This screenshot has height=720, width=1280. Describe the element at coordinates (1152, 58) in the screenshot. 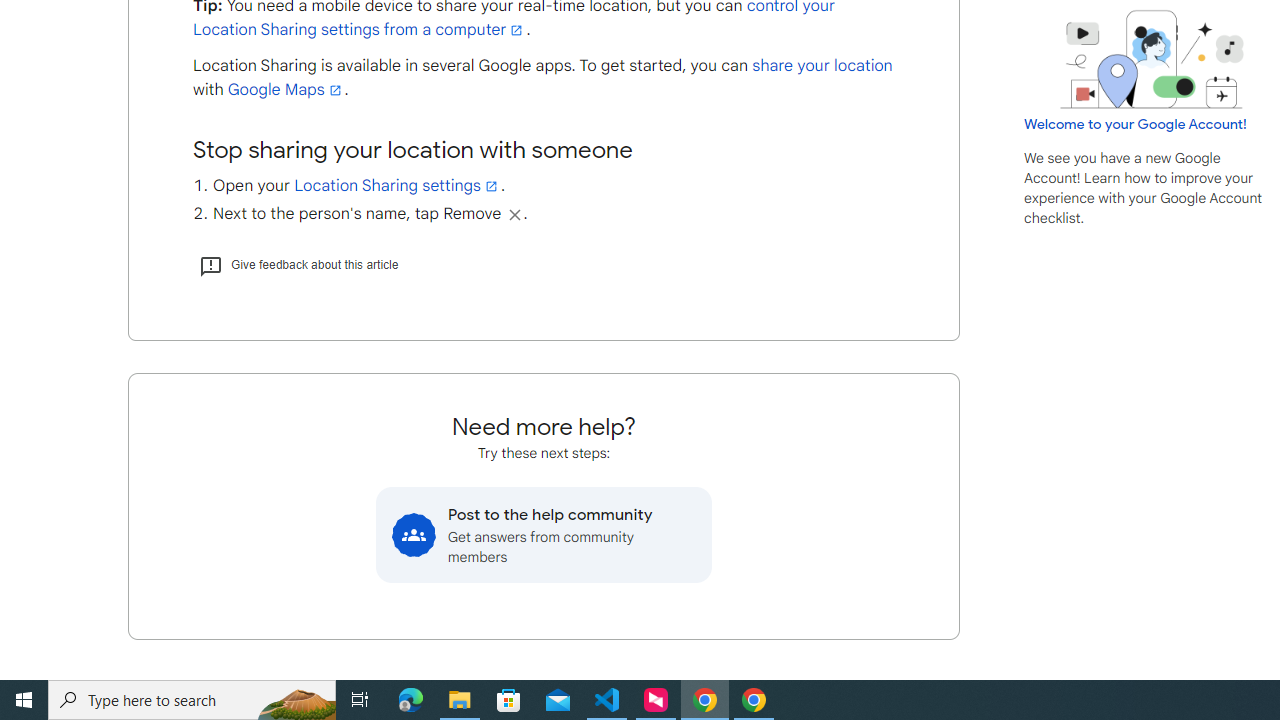

I see `'Learning Center home page image'` at that location.